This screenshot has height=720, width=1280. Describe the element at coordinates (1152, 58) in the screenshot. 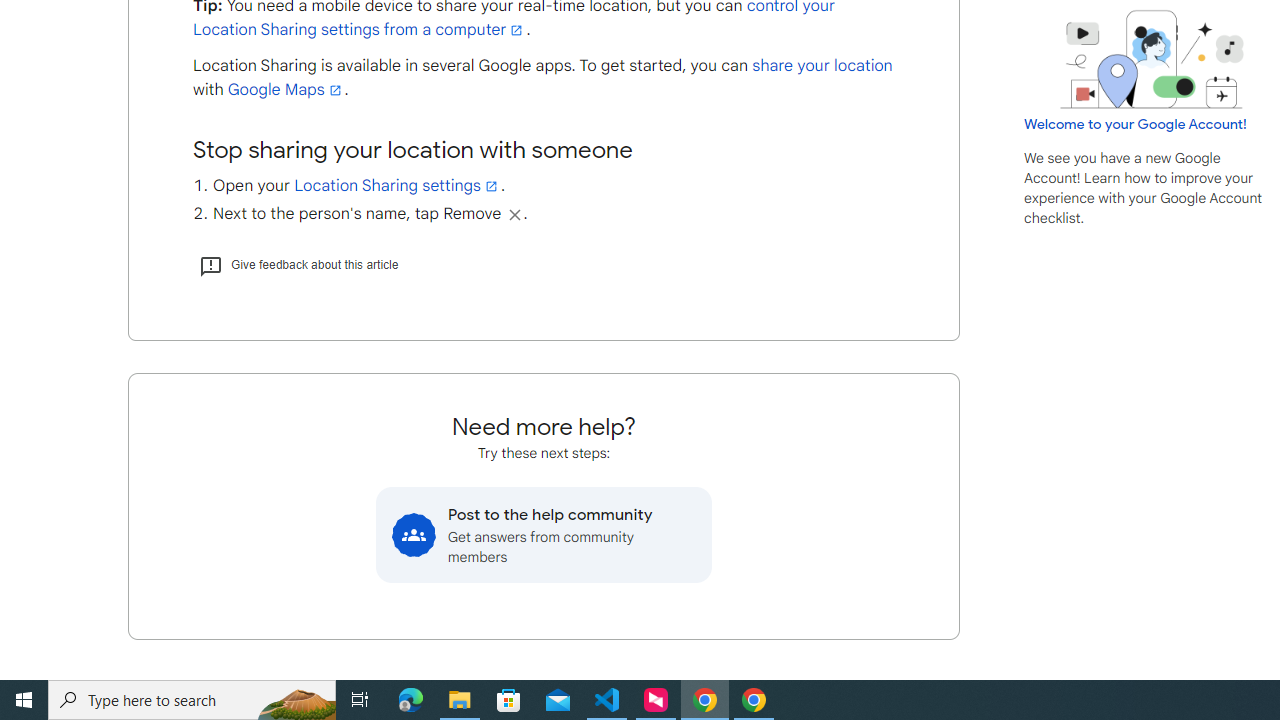

I see `'Learning Center home page image'` at that location.